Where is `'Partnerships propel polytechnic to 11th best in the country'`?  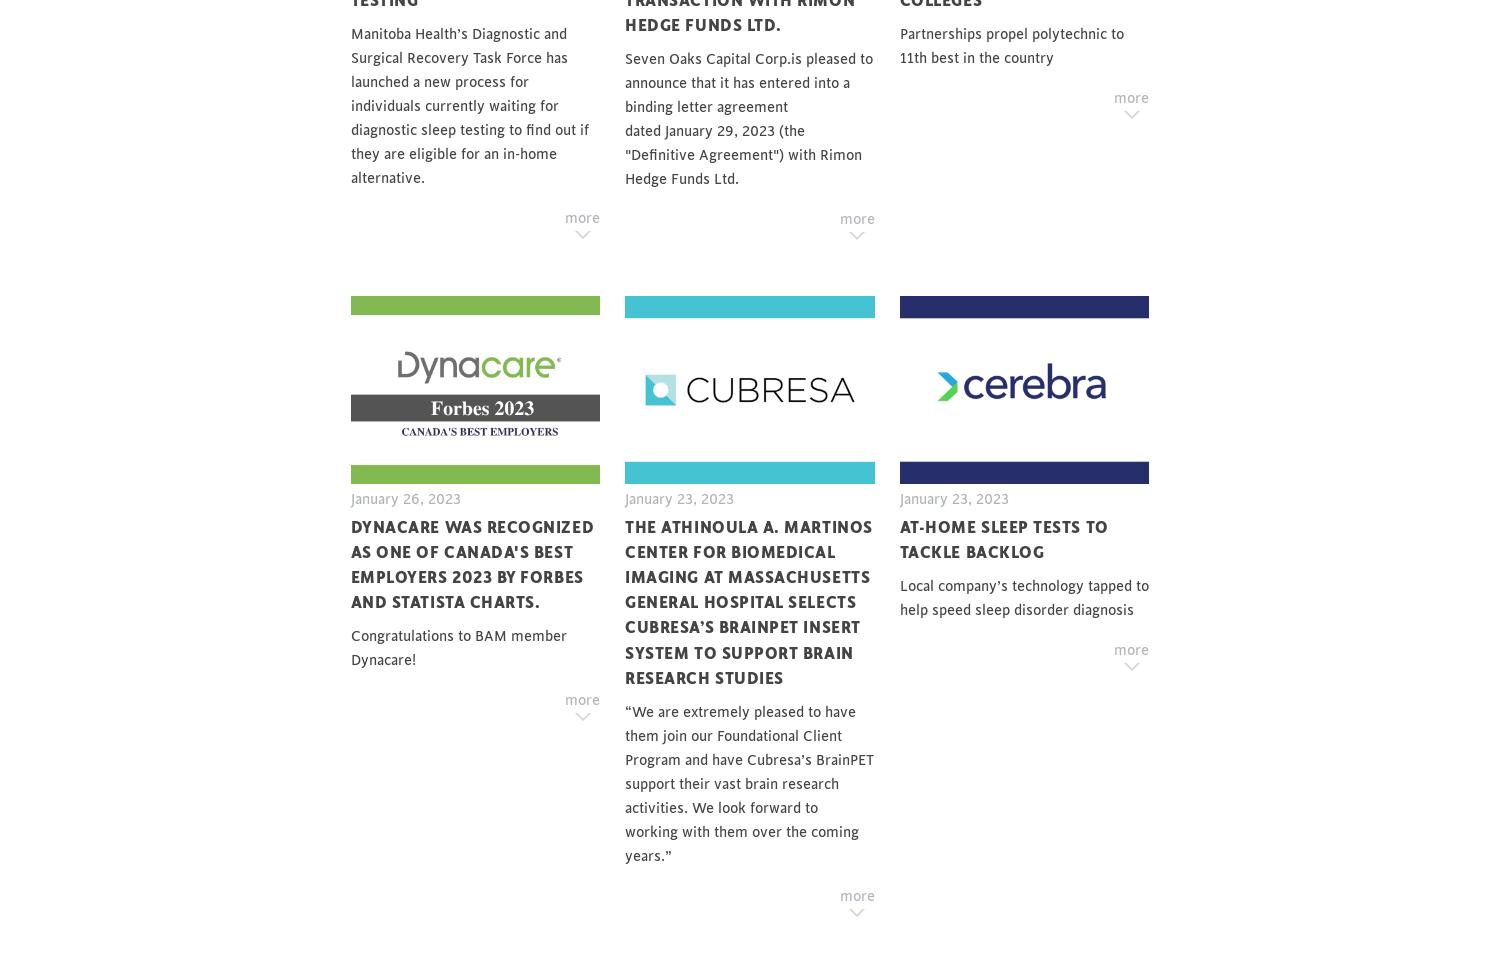 'Partnerships propel polytechnic to 11th best in the country' is located at coordinates (1011, 46).